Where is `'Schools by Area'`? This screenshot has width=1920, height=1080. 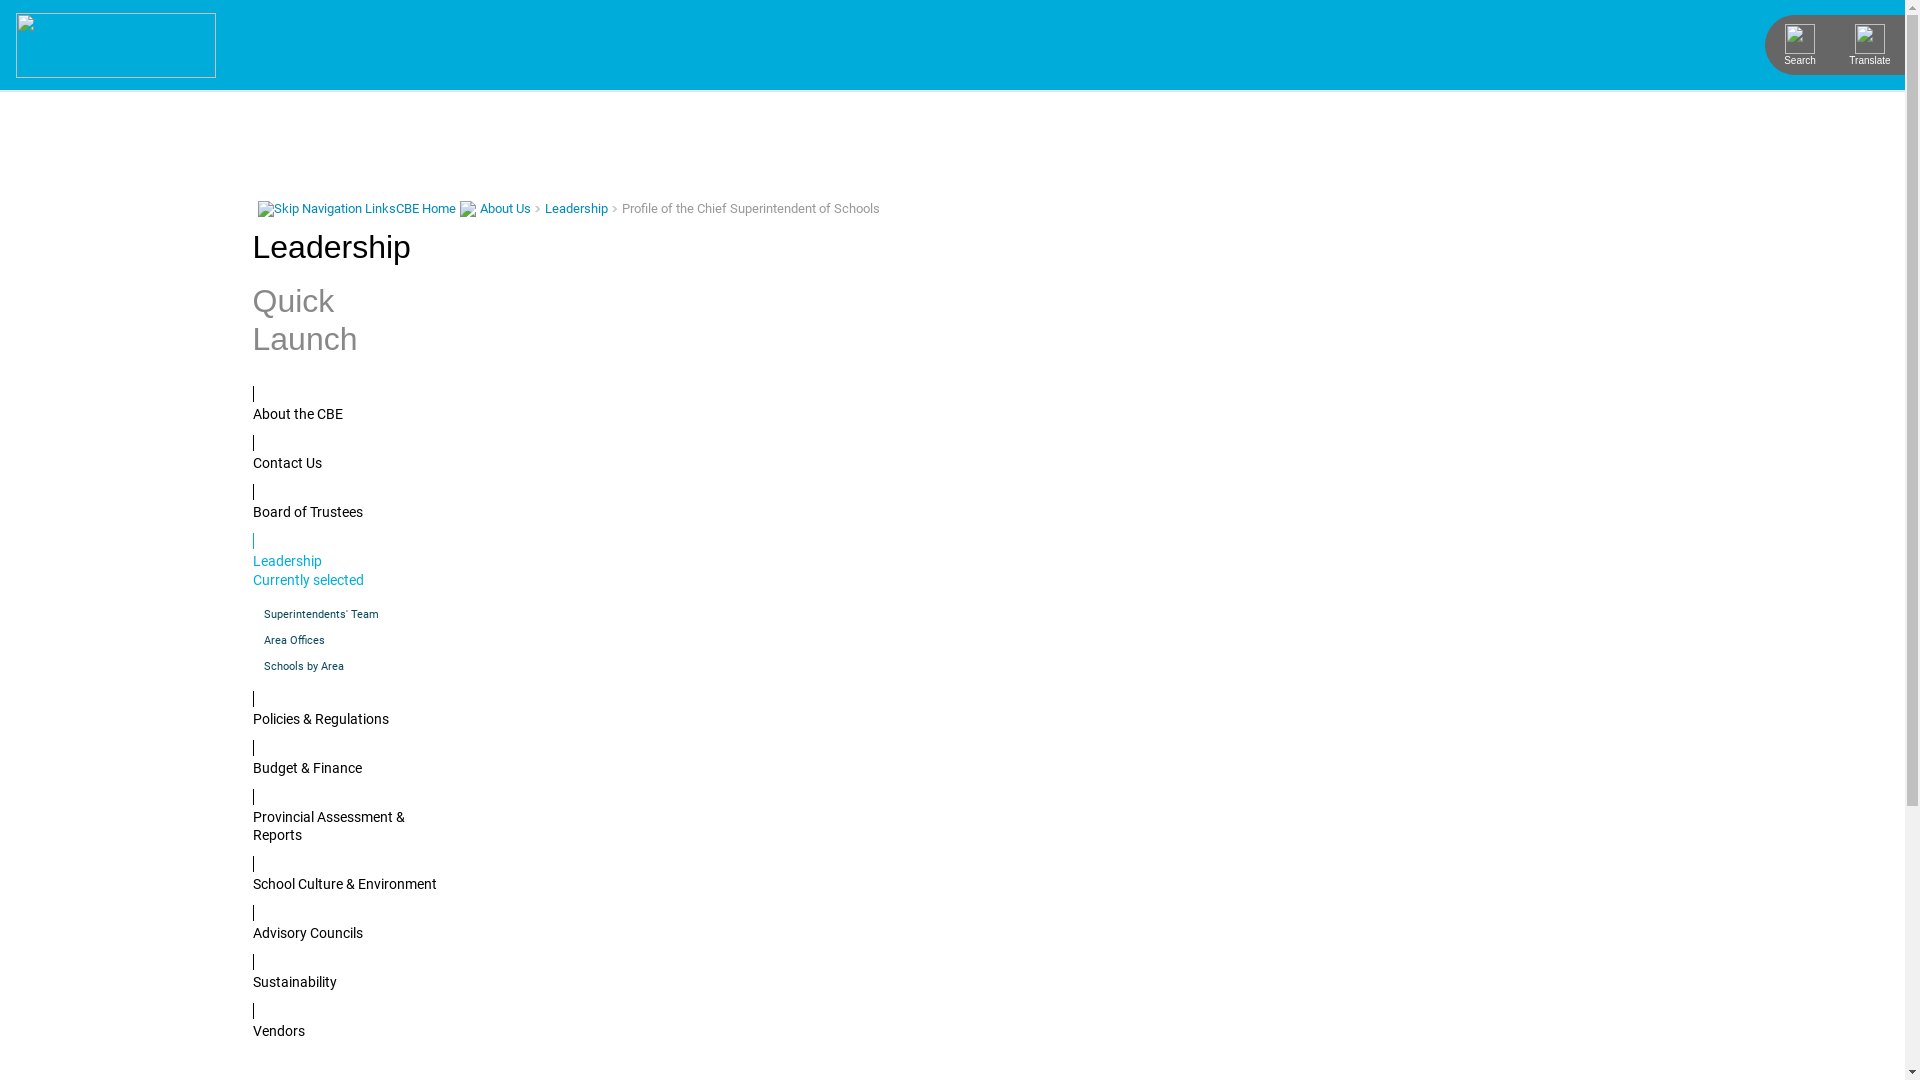 'Schools by Area' is located at coordinates (344, 666).